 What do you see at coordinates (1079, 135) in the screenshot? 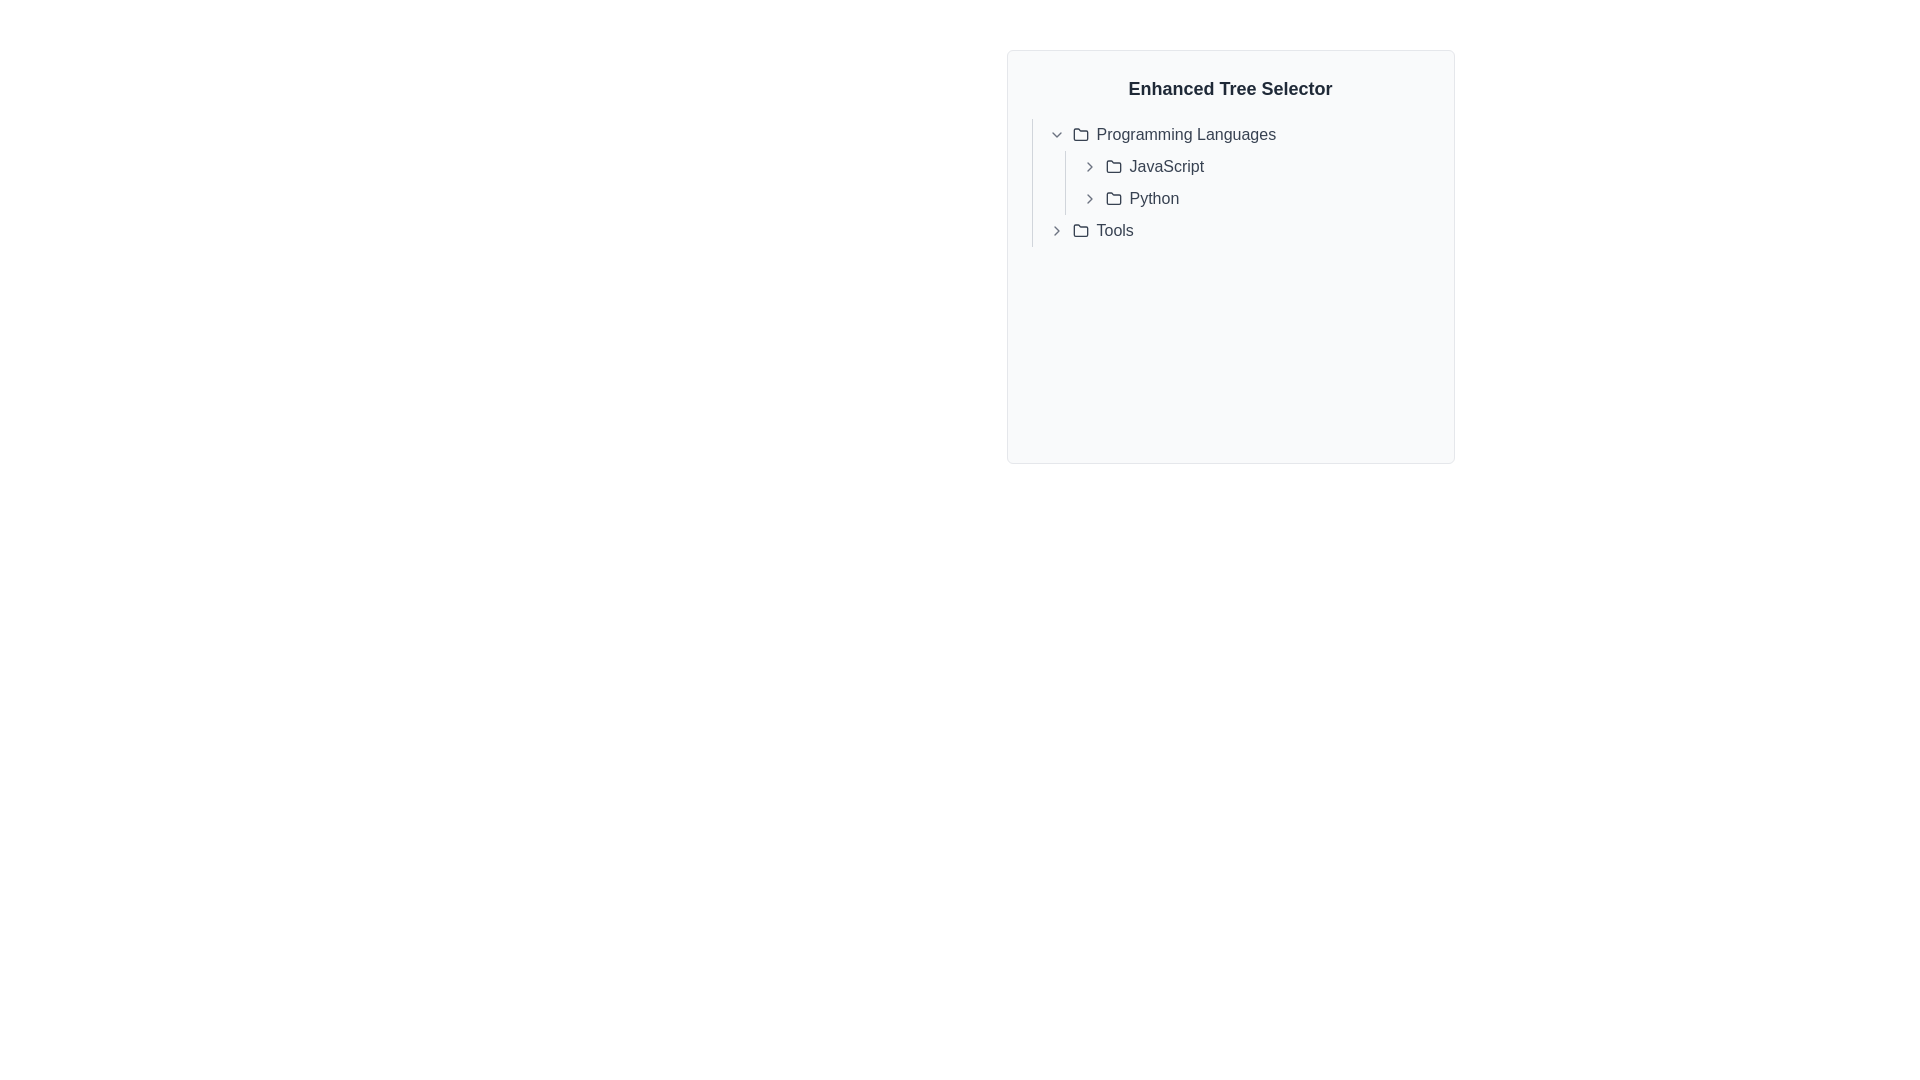
I see `the folder icon, which is located to the left of the text 'Programming Languages' in the hierarchical tree structure` at bounding box center [1079, 135].